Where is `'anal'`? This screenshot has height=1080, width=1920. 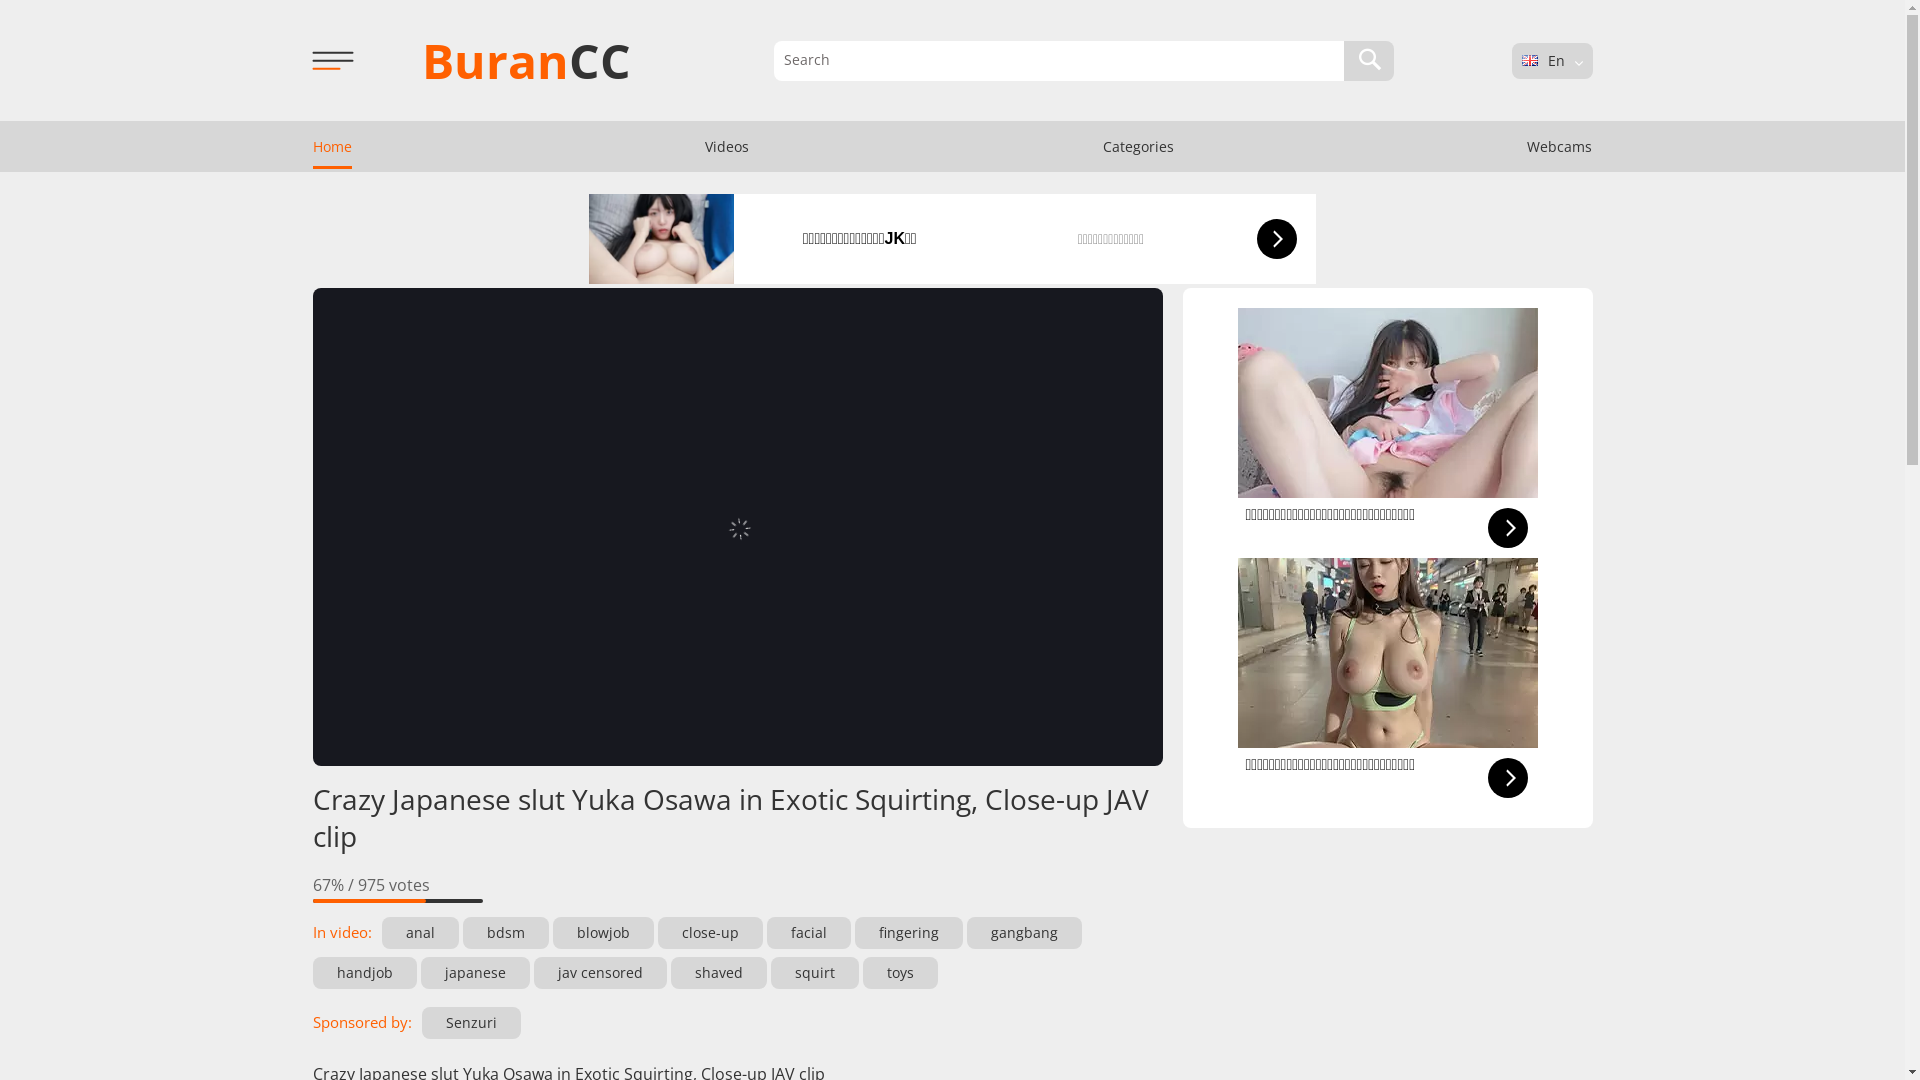
'anal' is located at coordinates (419, 933).